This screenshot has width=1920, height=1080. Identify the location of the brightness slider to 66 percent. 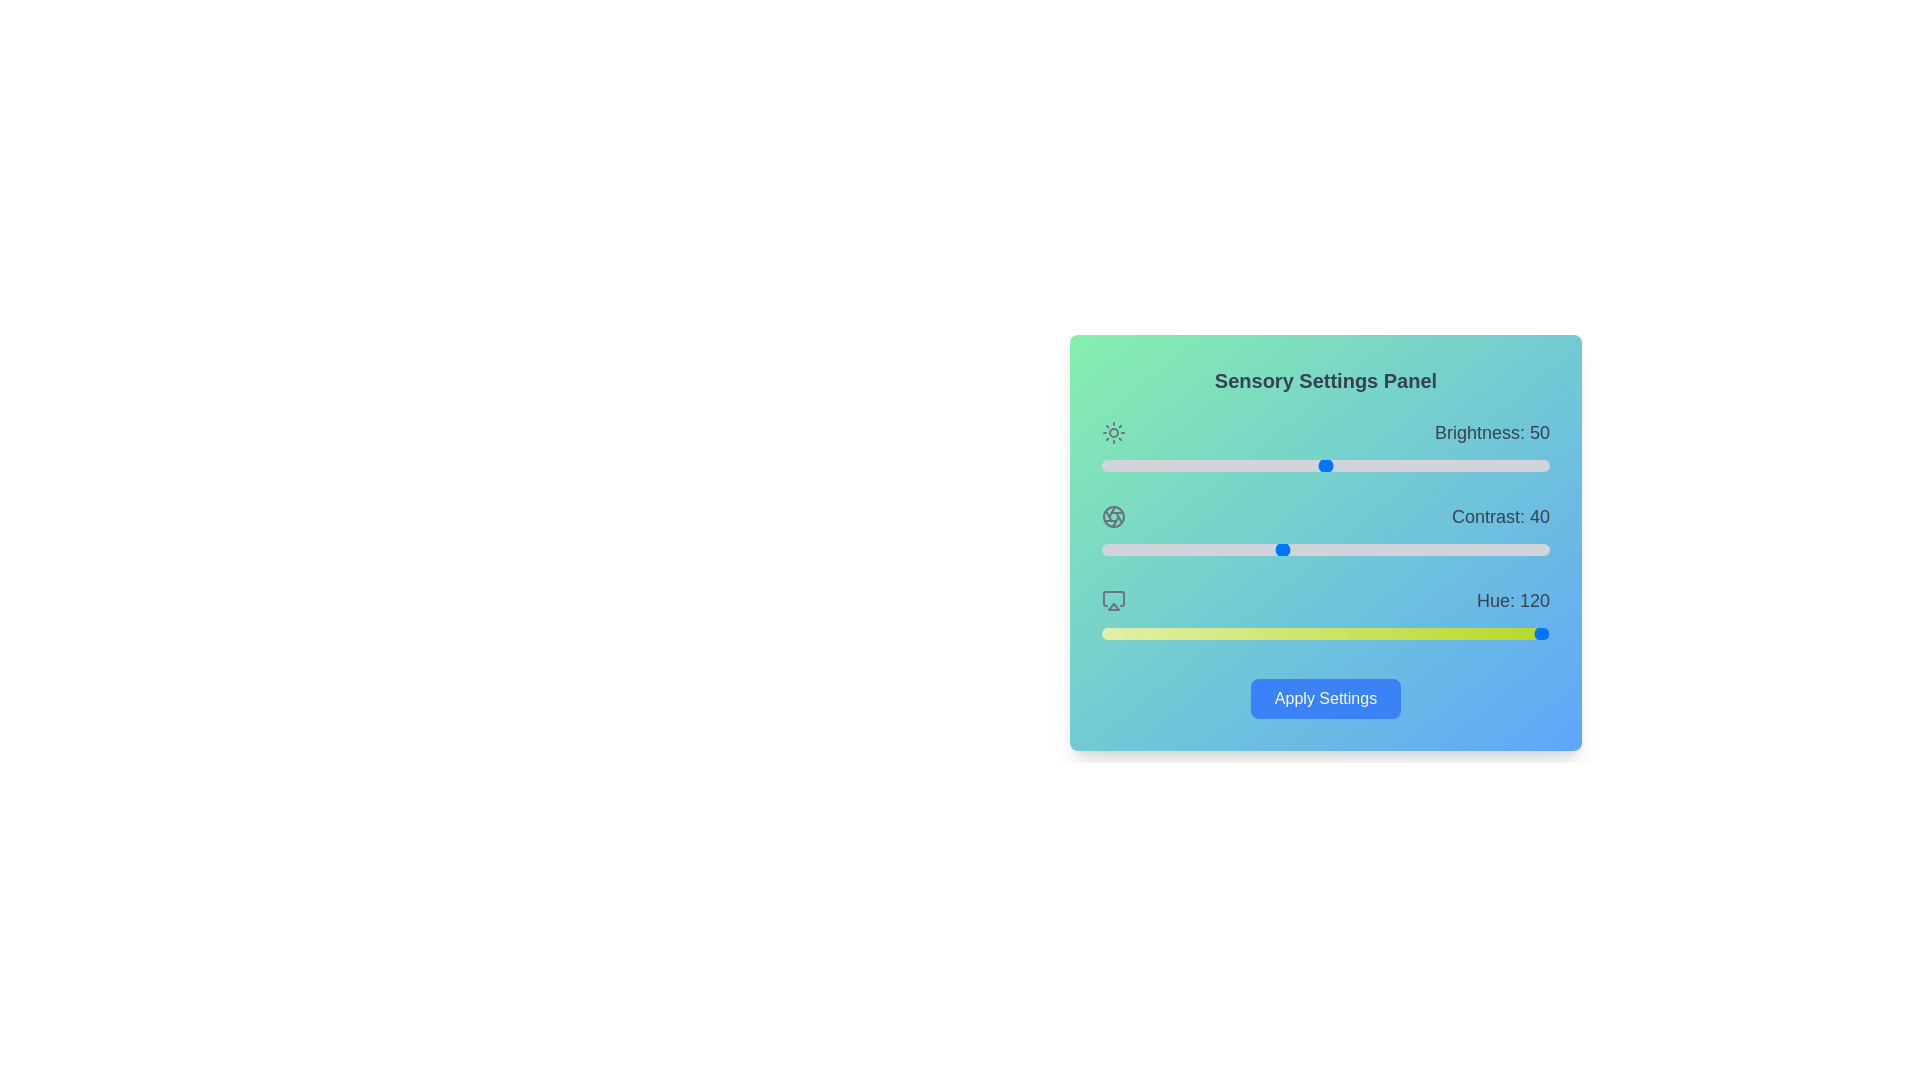
(1396, 466).